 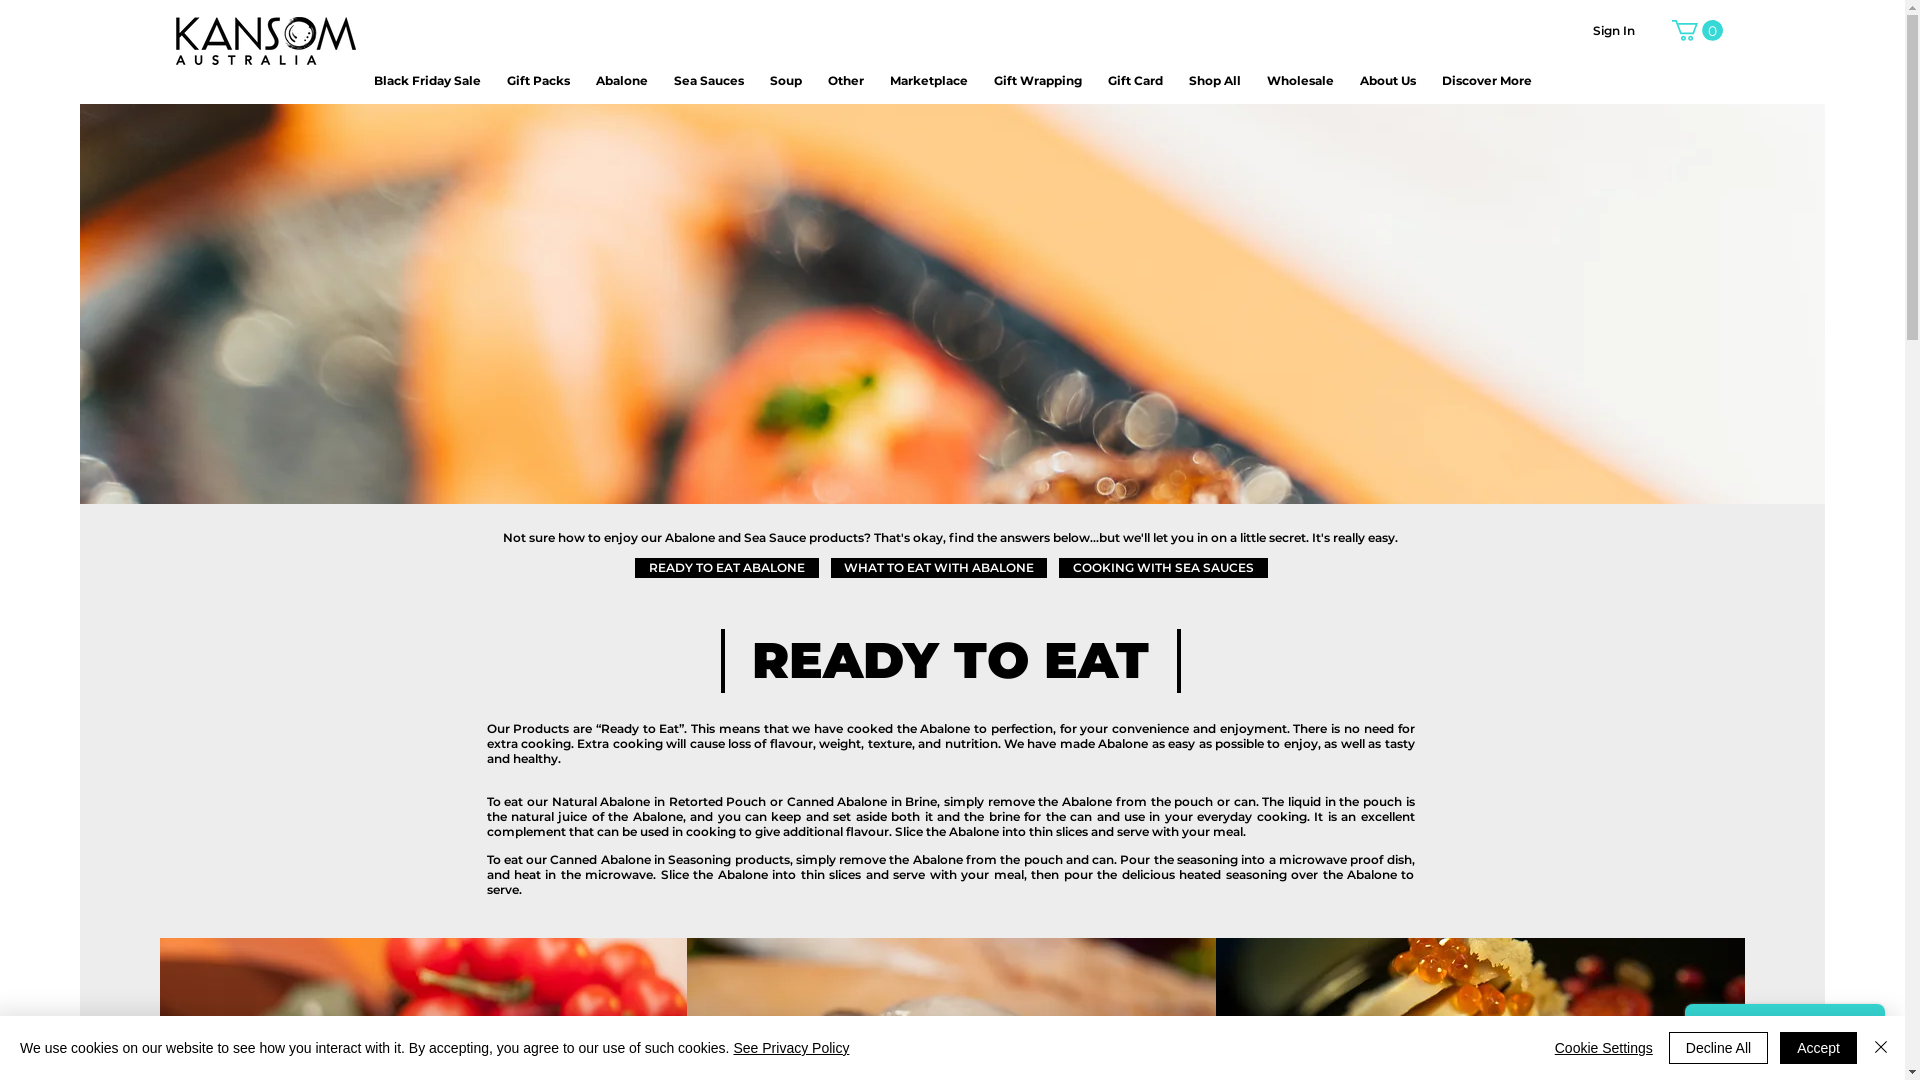 What do you see at coordinates (1613, 31) in the screenshot?
I see `'Sign In'` at bounding box center [1613, 31].